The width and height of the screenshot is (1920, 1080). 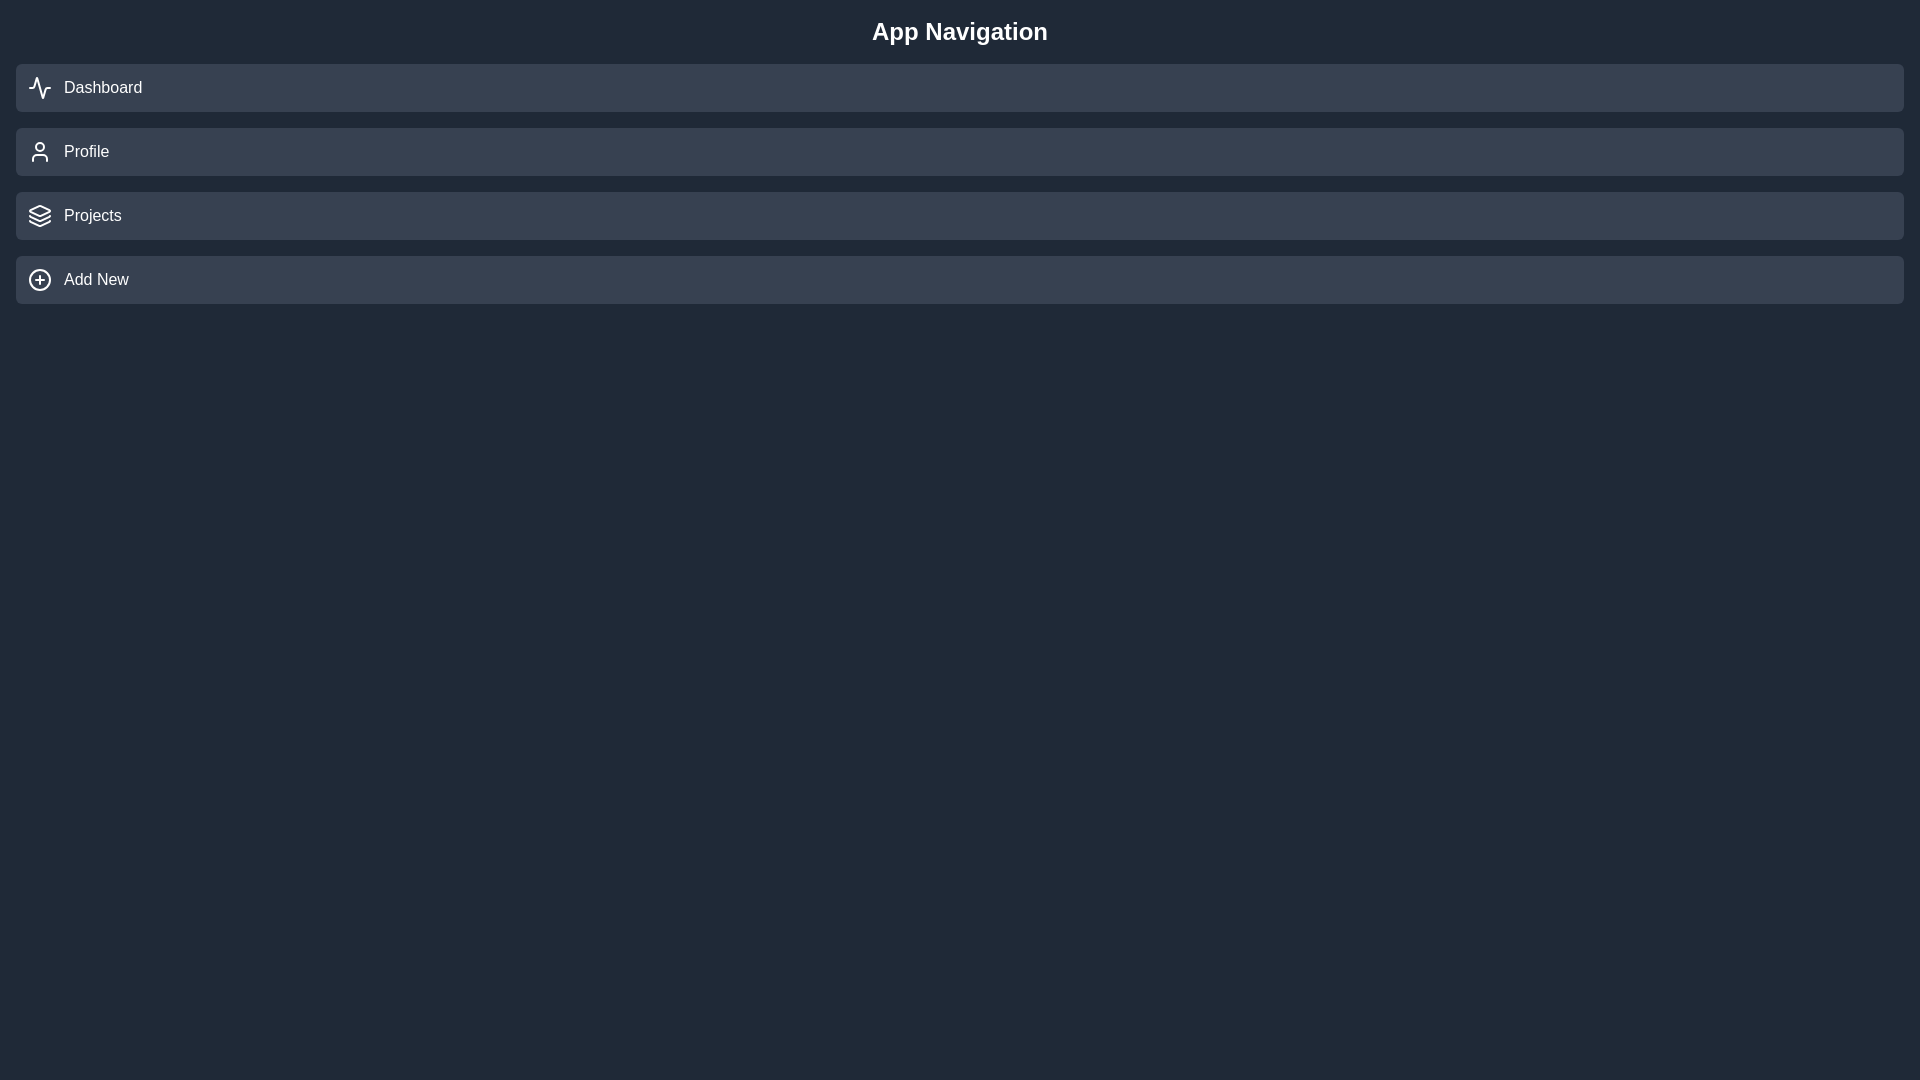 I want to click on the 'Projects' text label in the navigation menu, which is the third row and centrally aligned with an icon to its left, so click(x=91, y=216).